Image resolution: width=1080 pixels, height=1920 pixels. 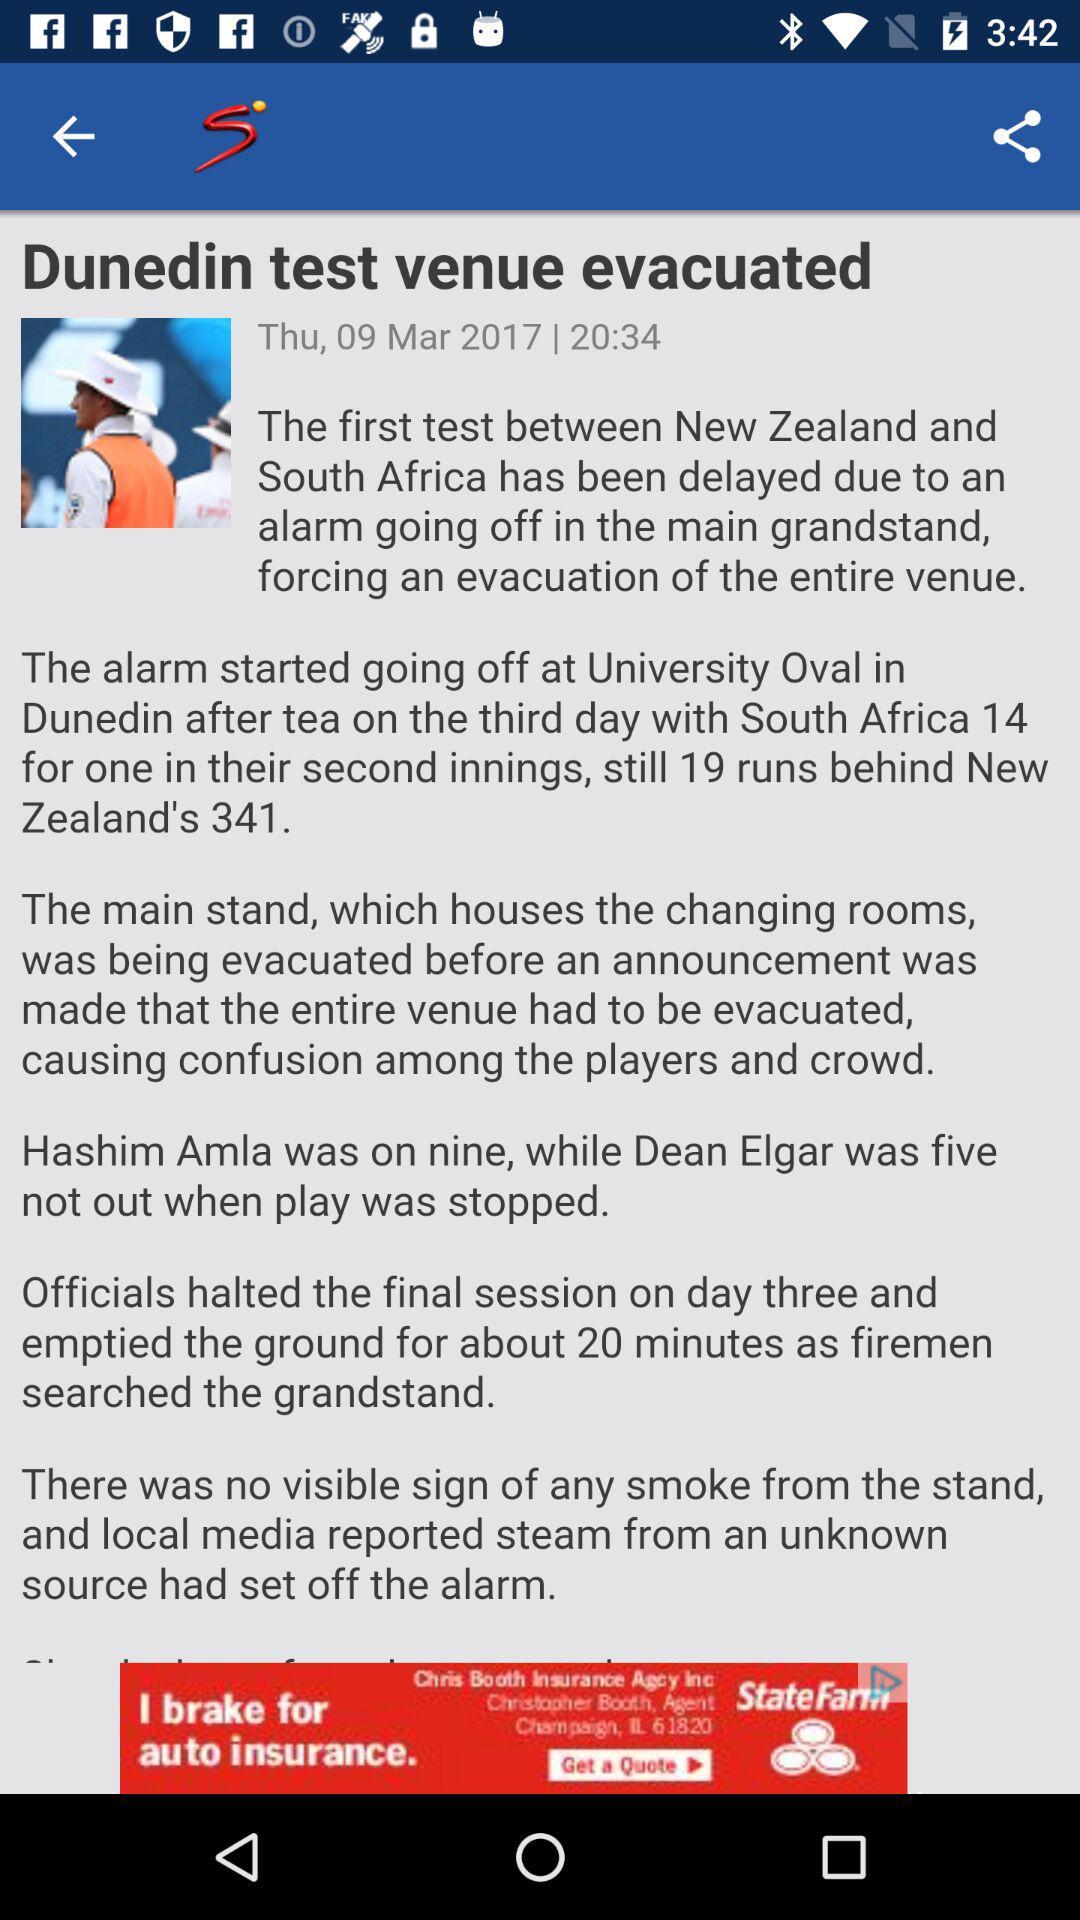 I want to click on choose the selection, so click(x=540, y=935).